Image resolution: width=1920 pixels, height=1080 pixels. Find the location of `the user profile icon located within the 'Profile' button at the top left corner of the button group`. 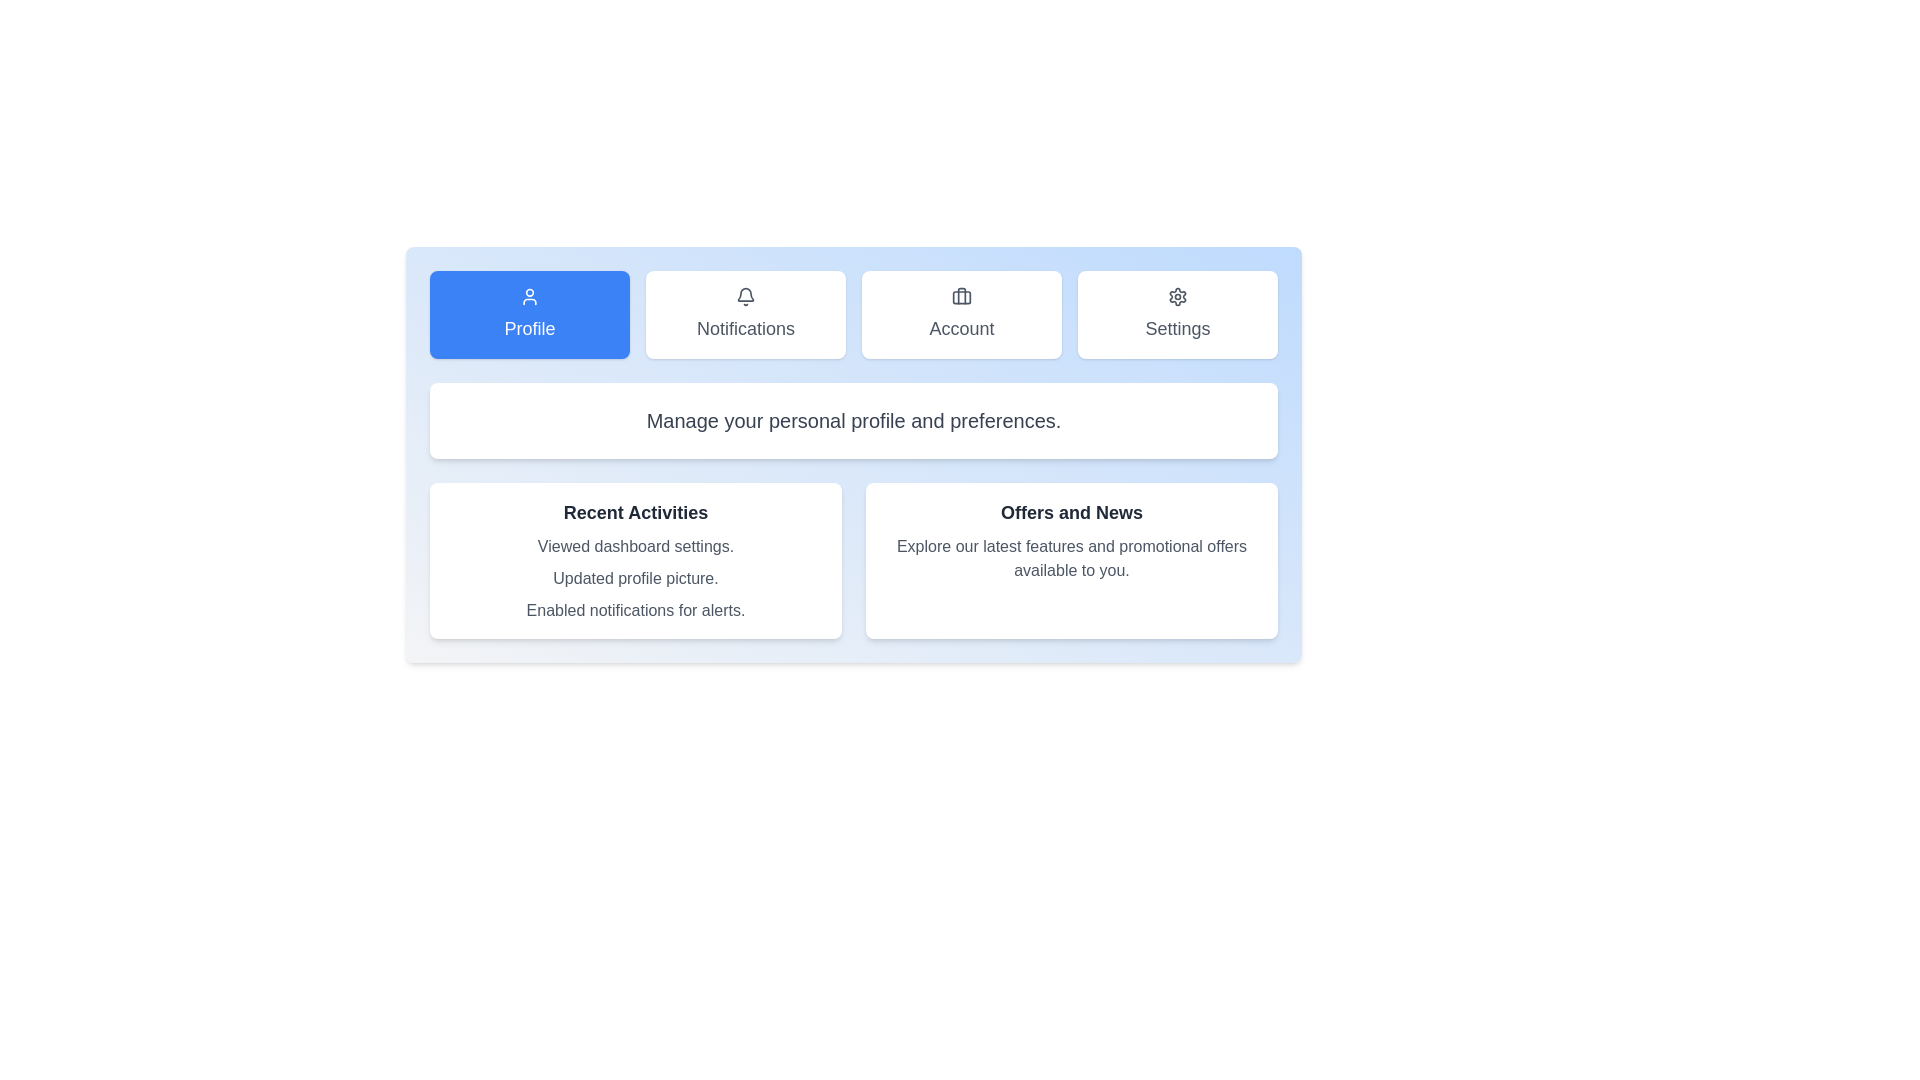

the user profile icon located within the 'Profile' button at the top left corner of the button group is located at coordinates (529, 297).